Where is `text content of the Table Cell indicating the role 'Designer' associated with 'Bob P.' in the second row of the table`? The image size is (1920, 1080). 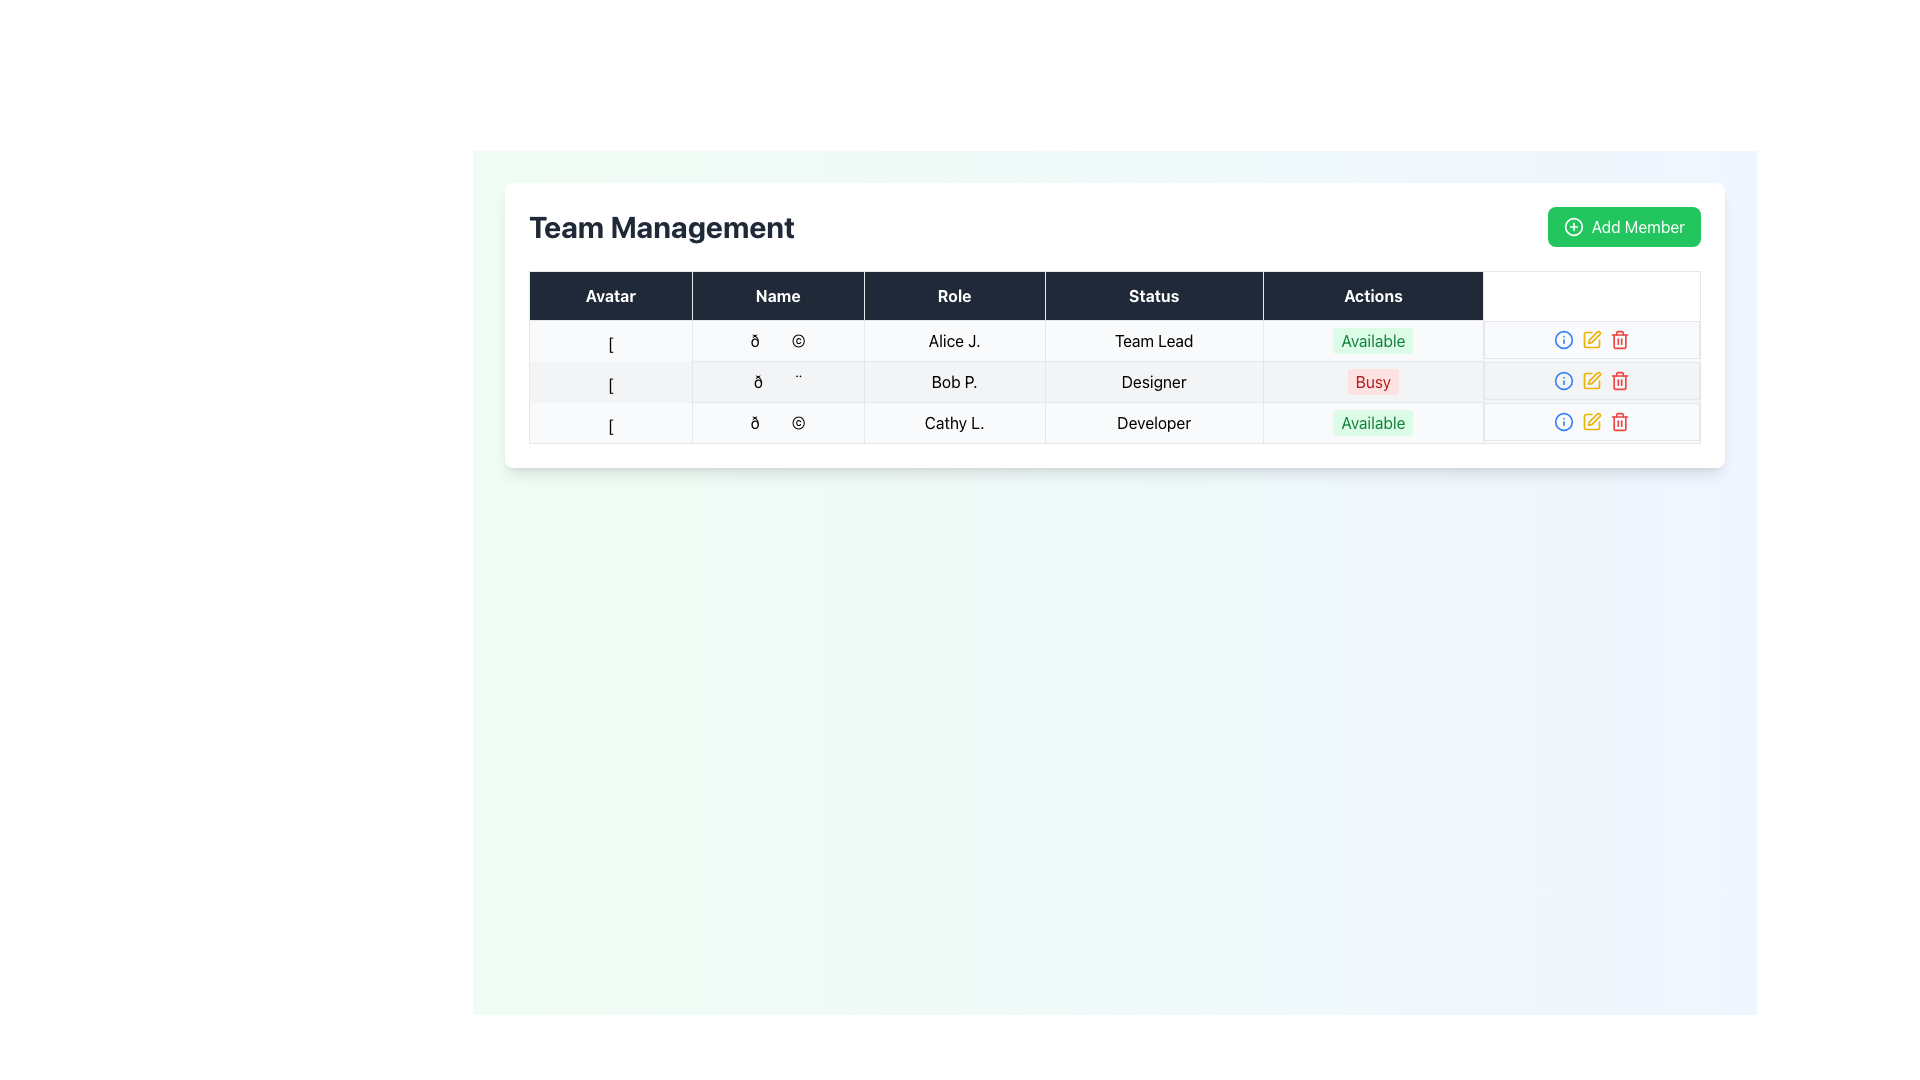 text content of the Table Cell indicating the role 'Designer' associated with 'Bob P.' in the second row of the table is located at coordinates (1154, 381).